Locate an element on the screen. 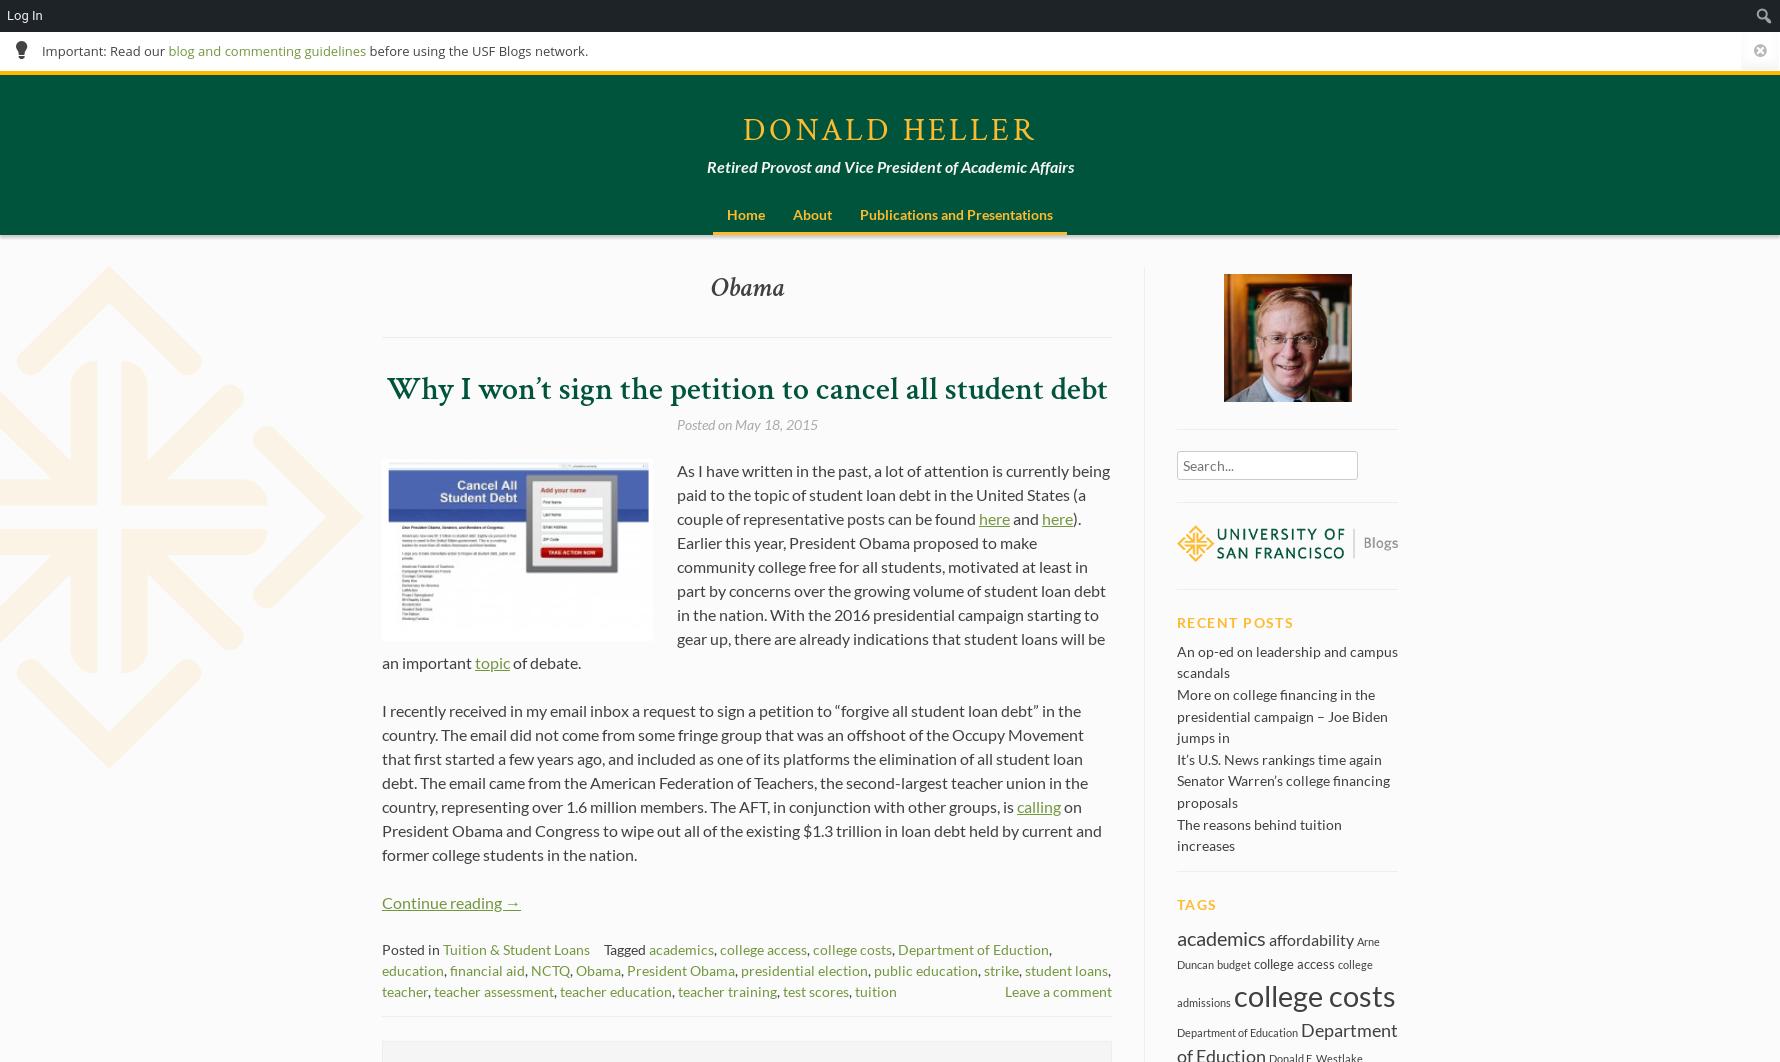  'topic' is located at coordinates (492, 661).